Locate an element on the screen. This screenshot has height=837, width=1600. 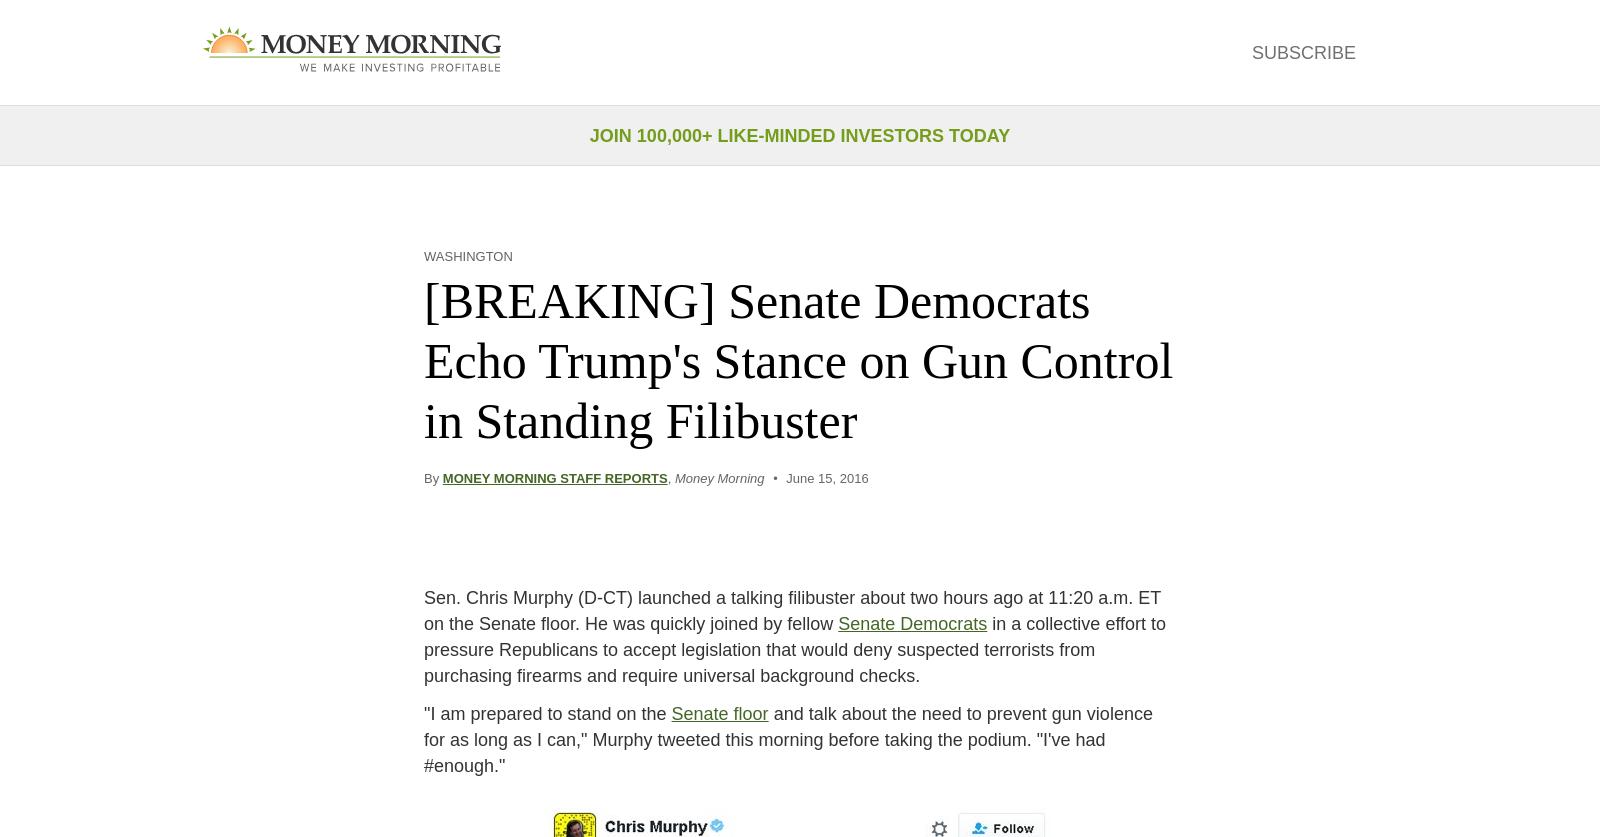
'Subscribe' is located at coordinates (1250, 51).